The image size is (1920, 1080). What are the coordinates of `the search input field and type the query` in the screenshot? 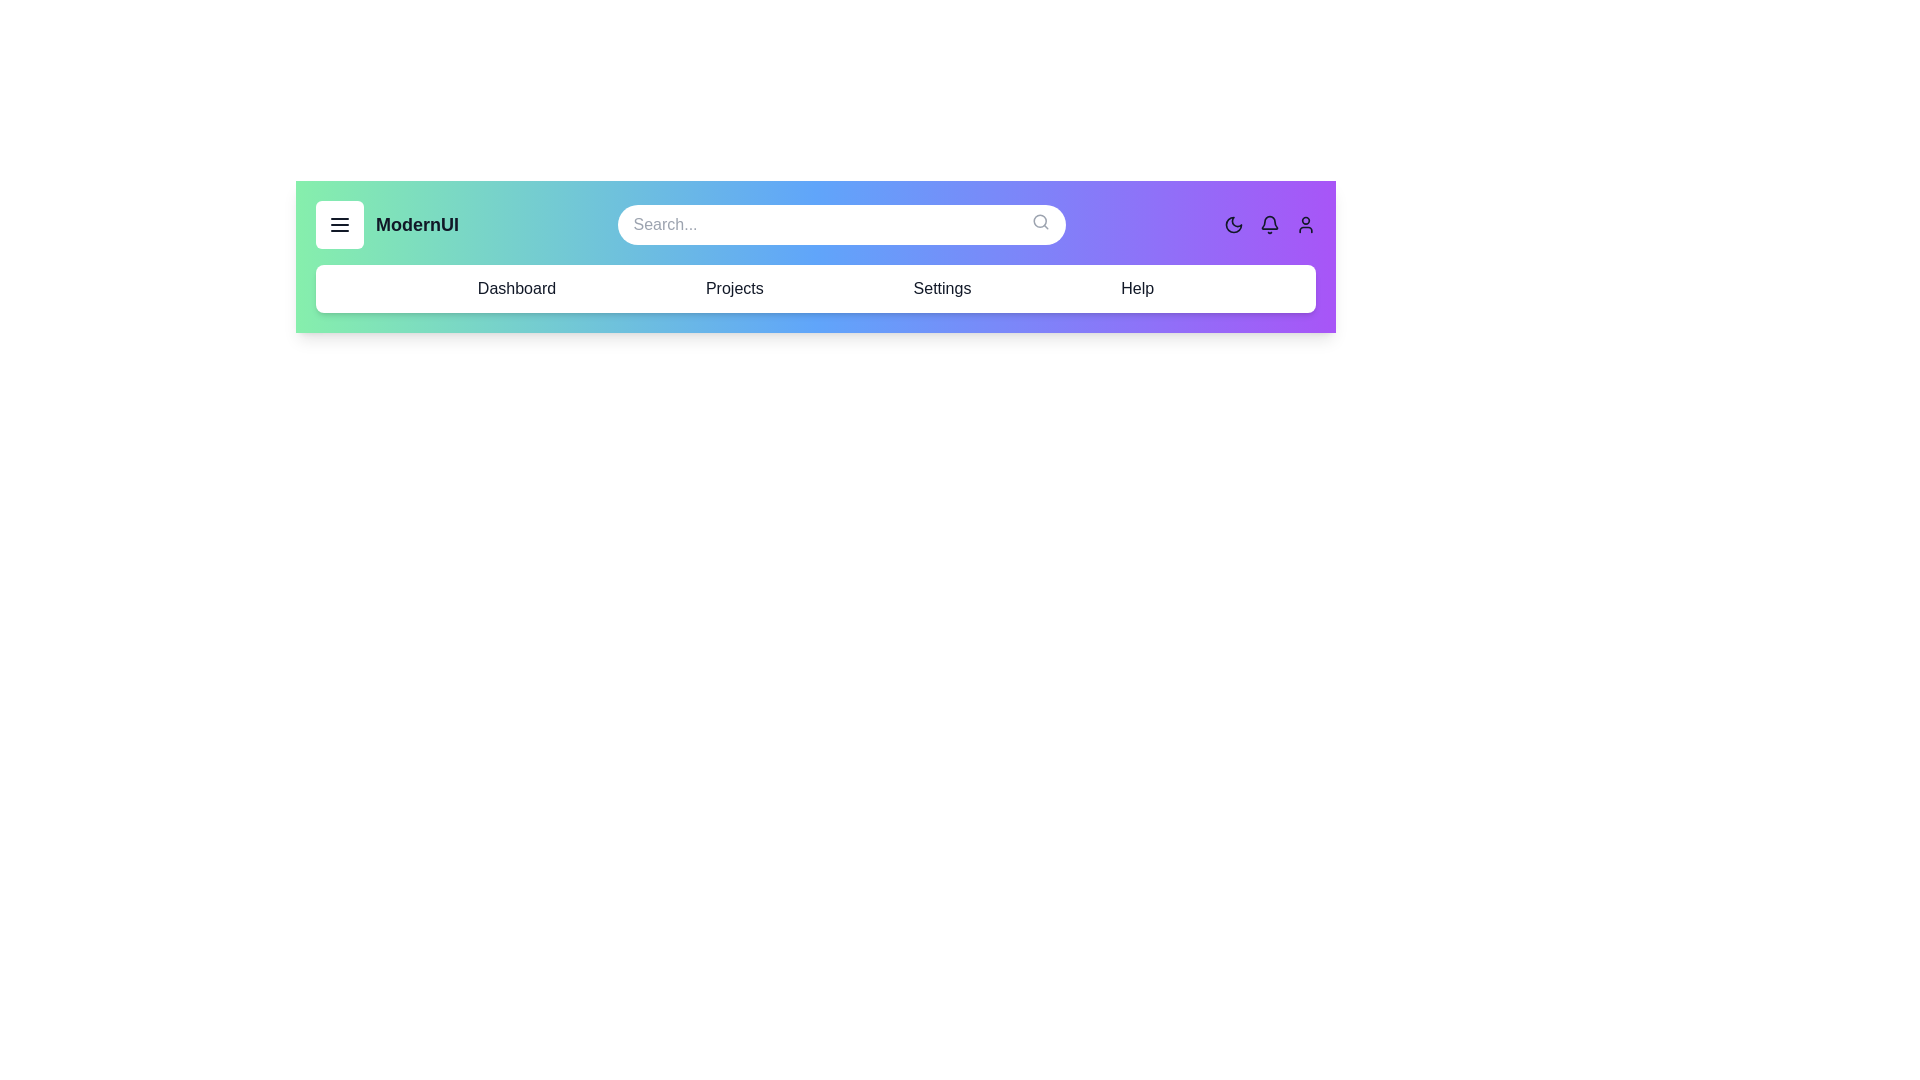 It's located at (841, 224).